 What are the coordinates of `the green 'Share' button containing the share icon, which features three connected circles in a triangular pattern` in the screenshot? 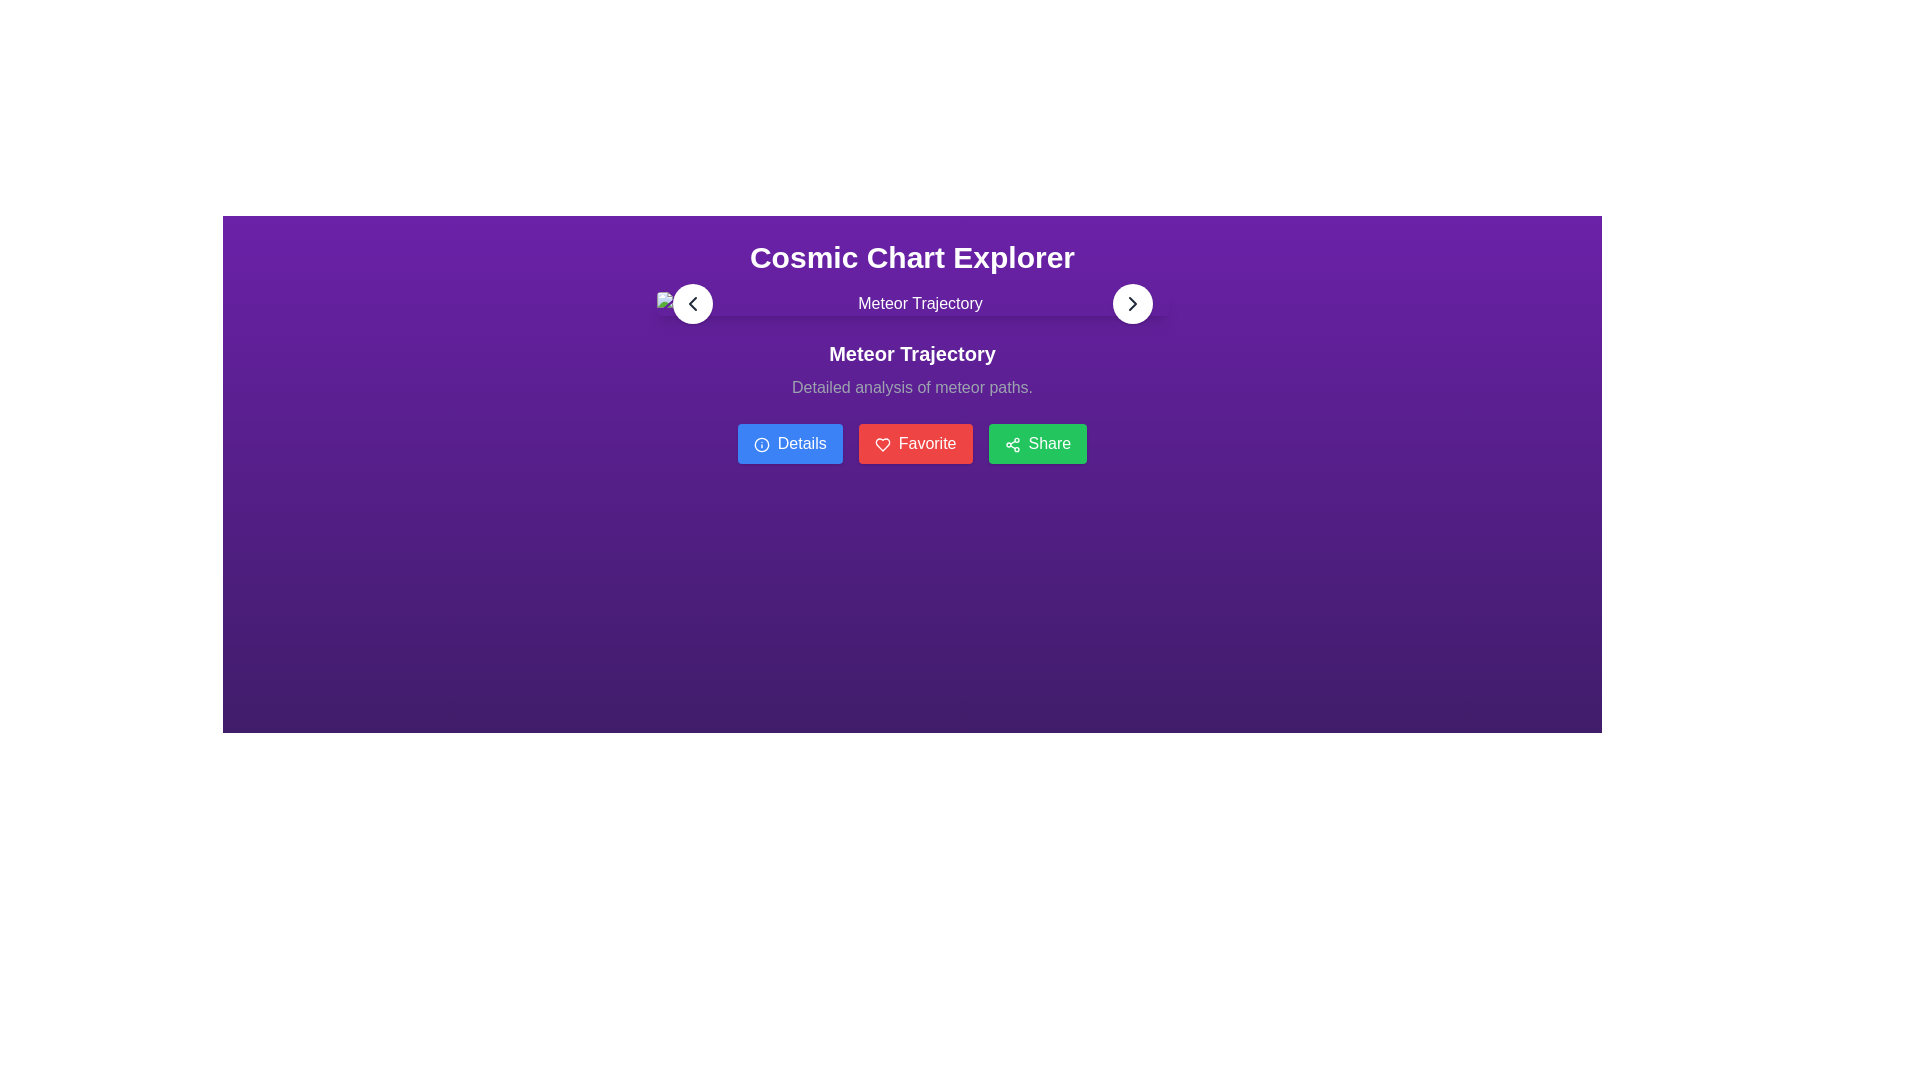 It's located at (1012, 443).